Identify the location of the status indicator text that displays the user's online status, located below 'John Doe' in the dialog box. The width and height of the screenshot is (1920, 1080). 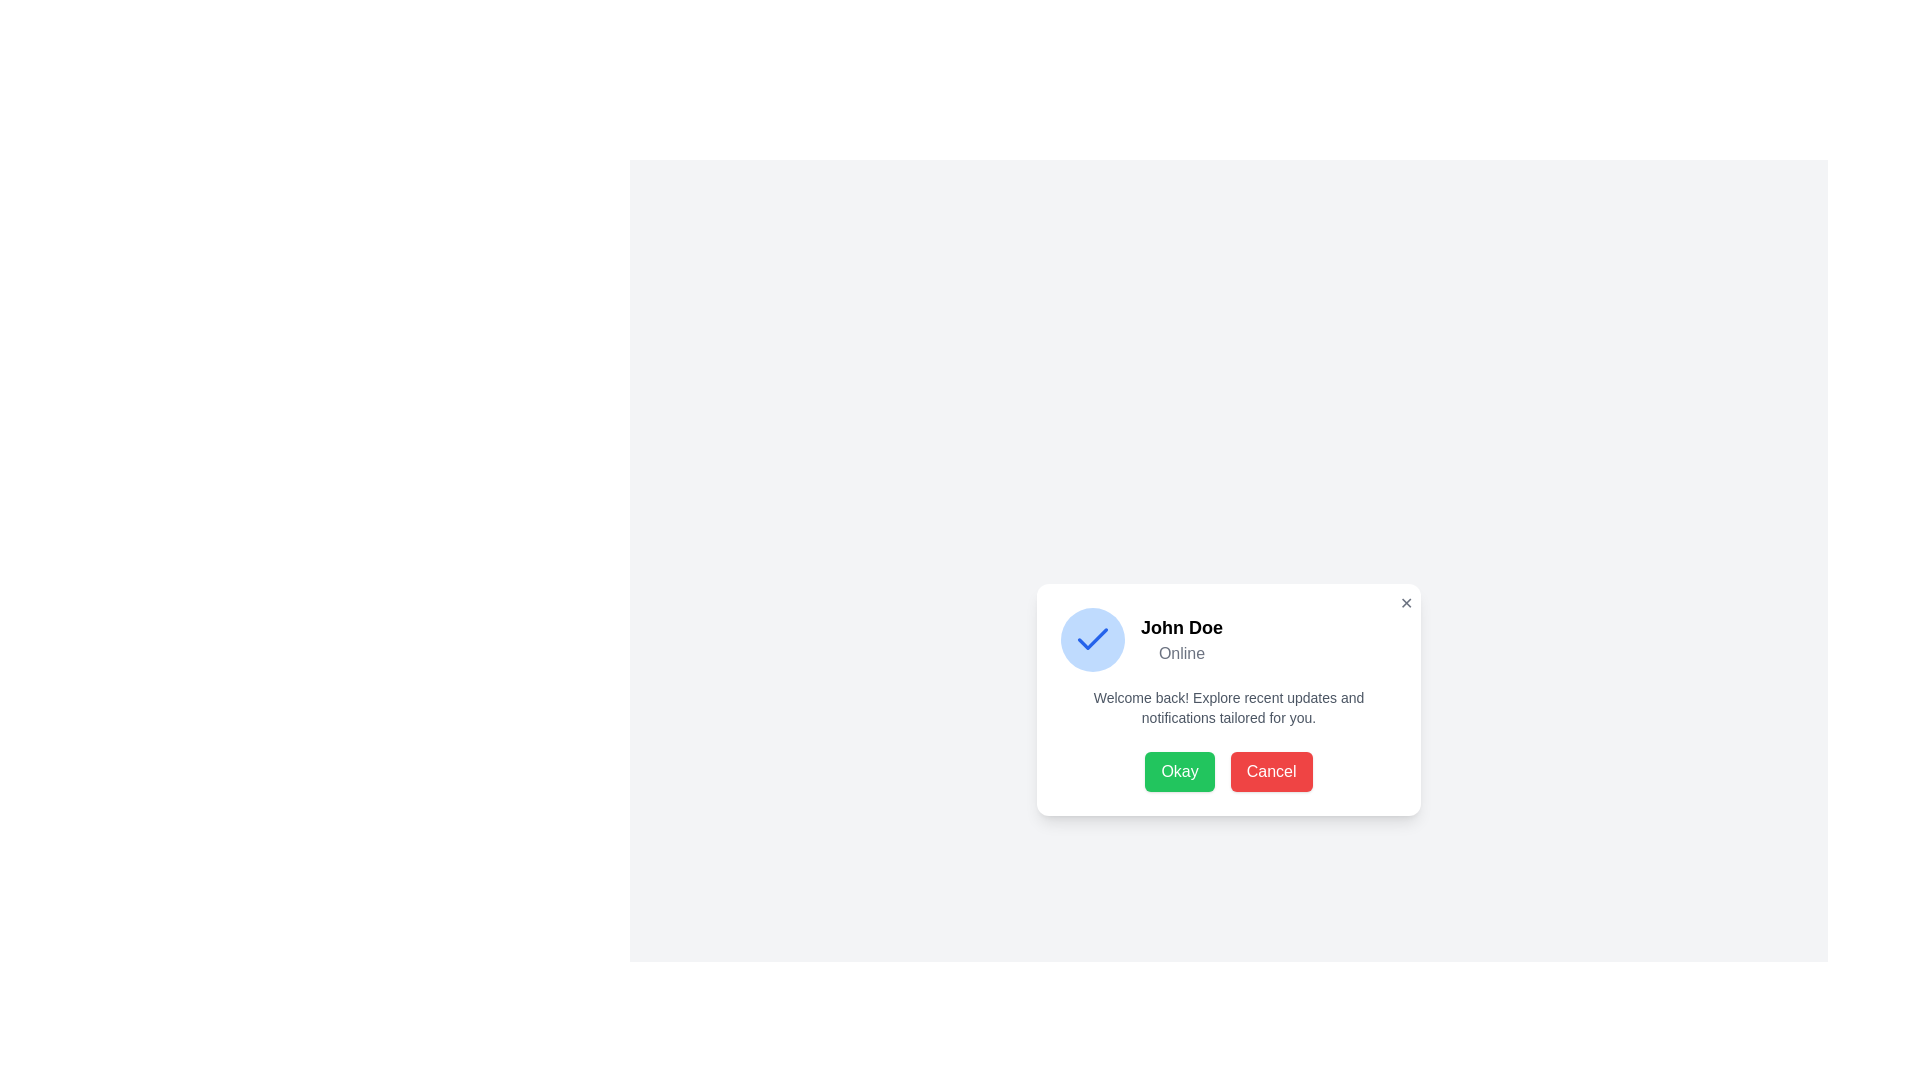
(1181, 654).